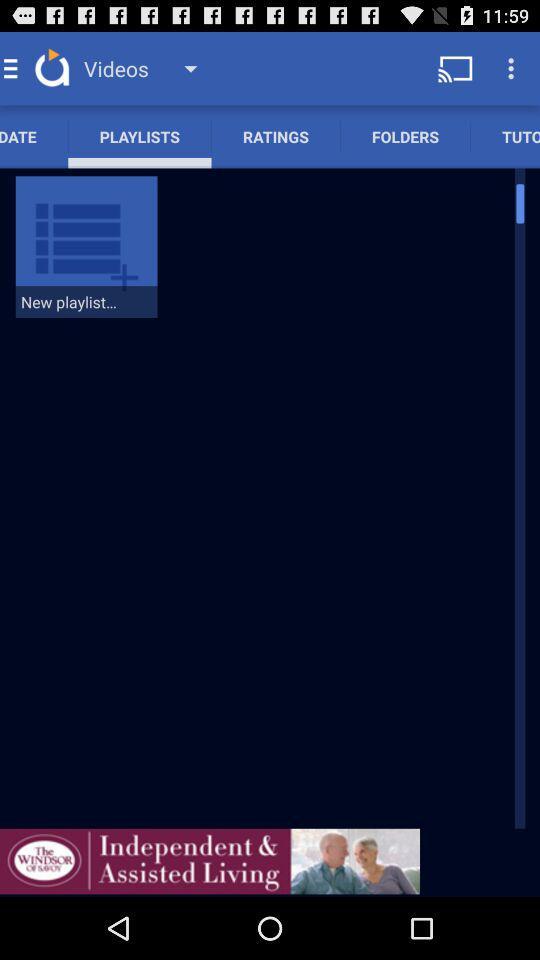 The width and height of the screenshot is (540, 960). I want to click on see advertisement, so click(209, 860).